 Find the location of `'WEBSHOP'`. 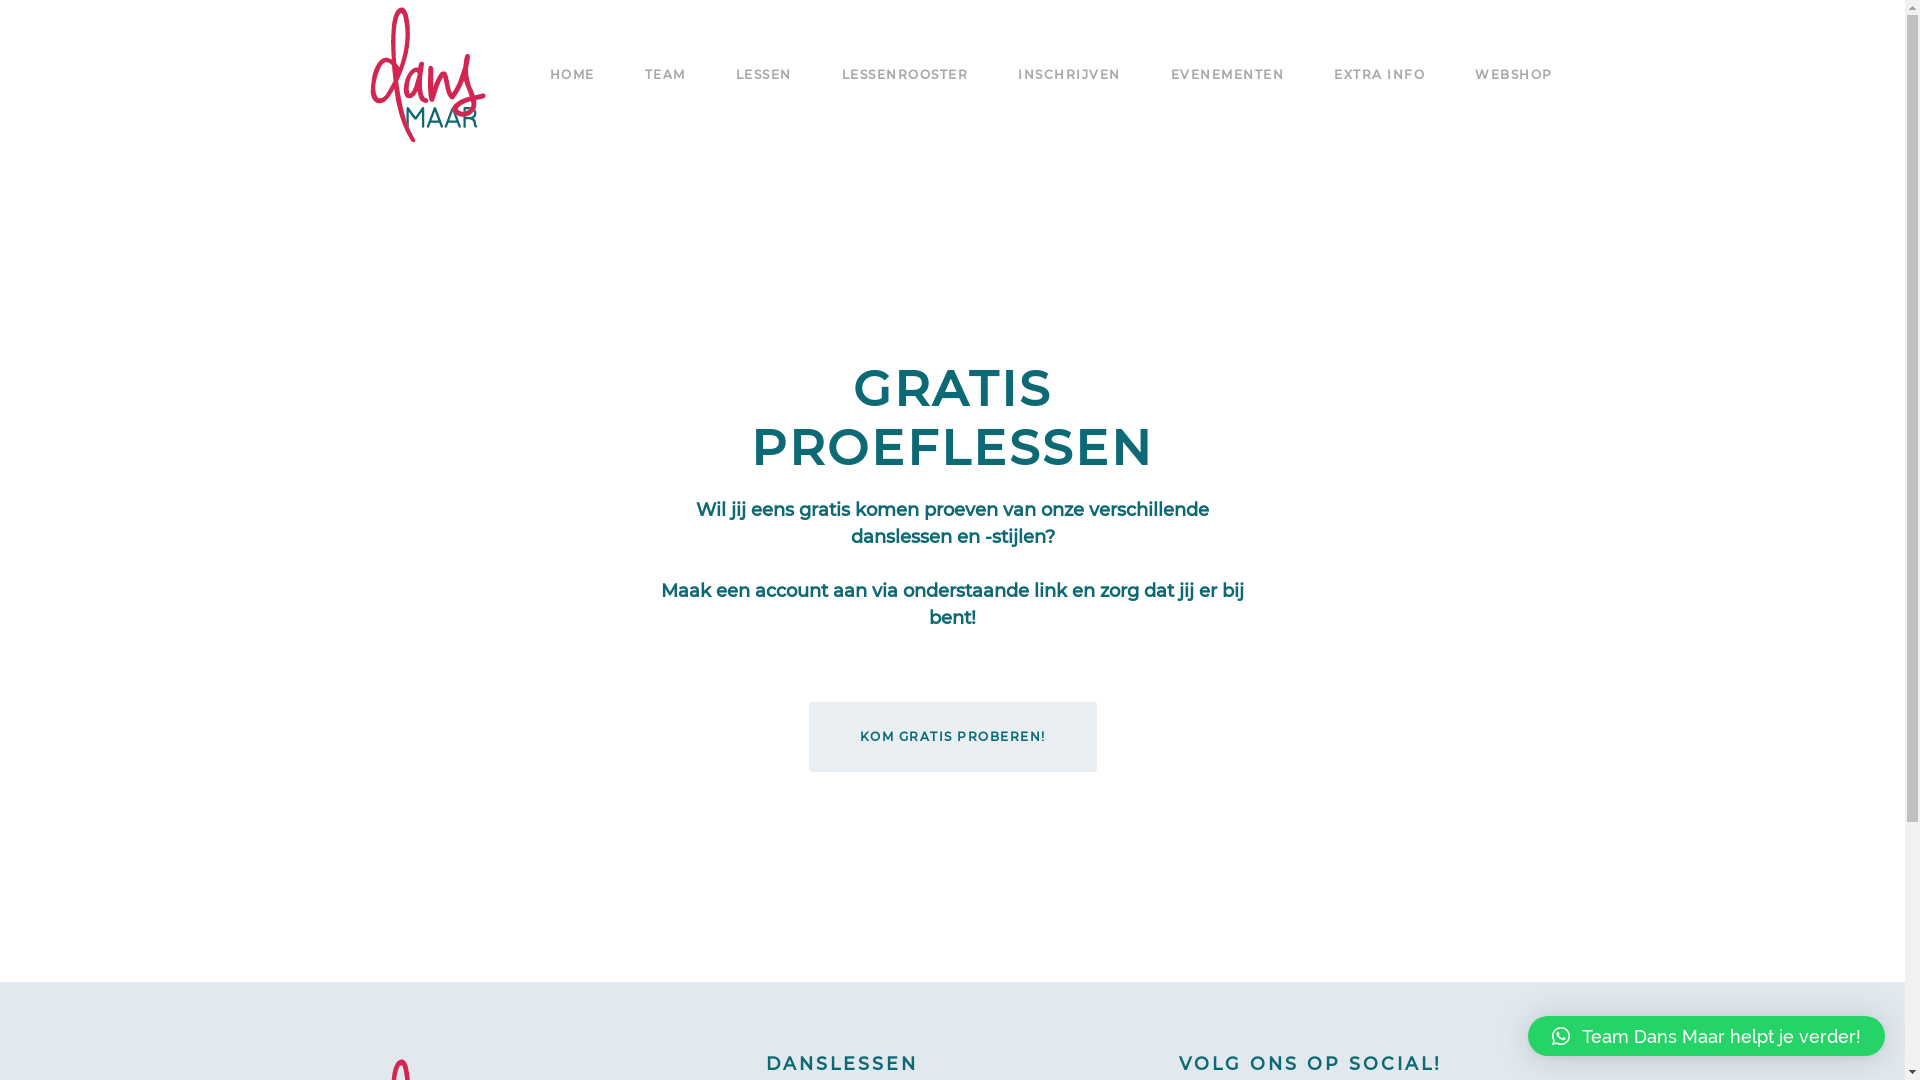

'WEBSHOP' is located at coordinates (1513, 73).